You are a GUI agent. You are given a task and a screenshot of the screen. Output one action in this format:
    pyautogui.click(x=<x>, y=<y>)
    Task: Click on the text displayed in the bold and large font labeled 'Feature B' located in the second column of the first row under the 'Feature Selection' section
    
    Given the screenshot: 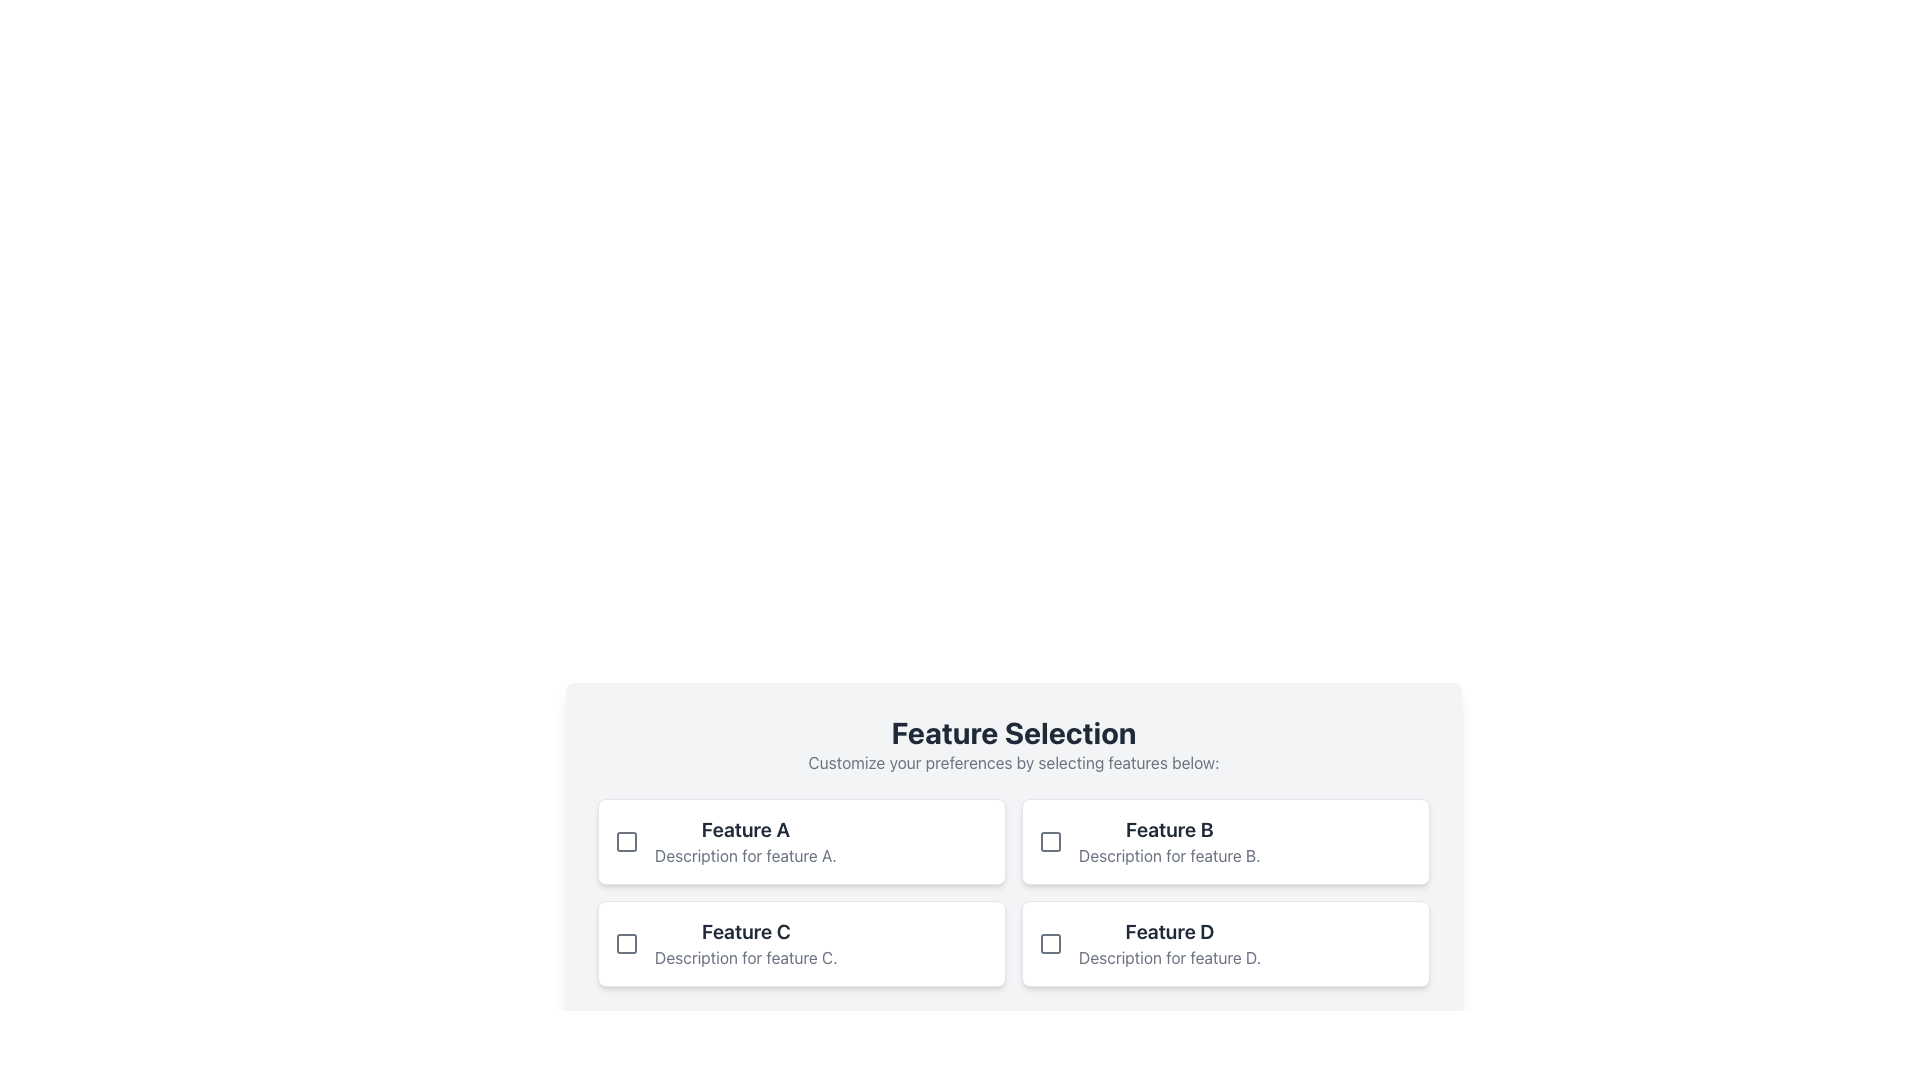 What is the action you would take?
    pyautogui.click(x=1169, y=829)
    